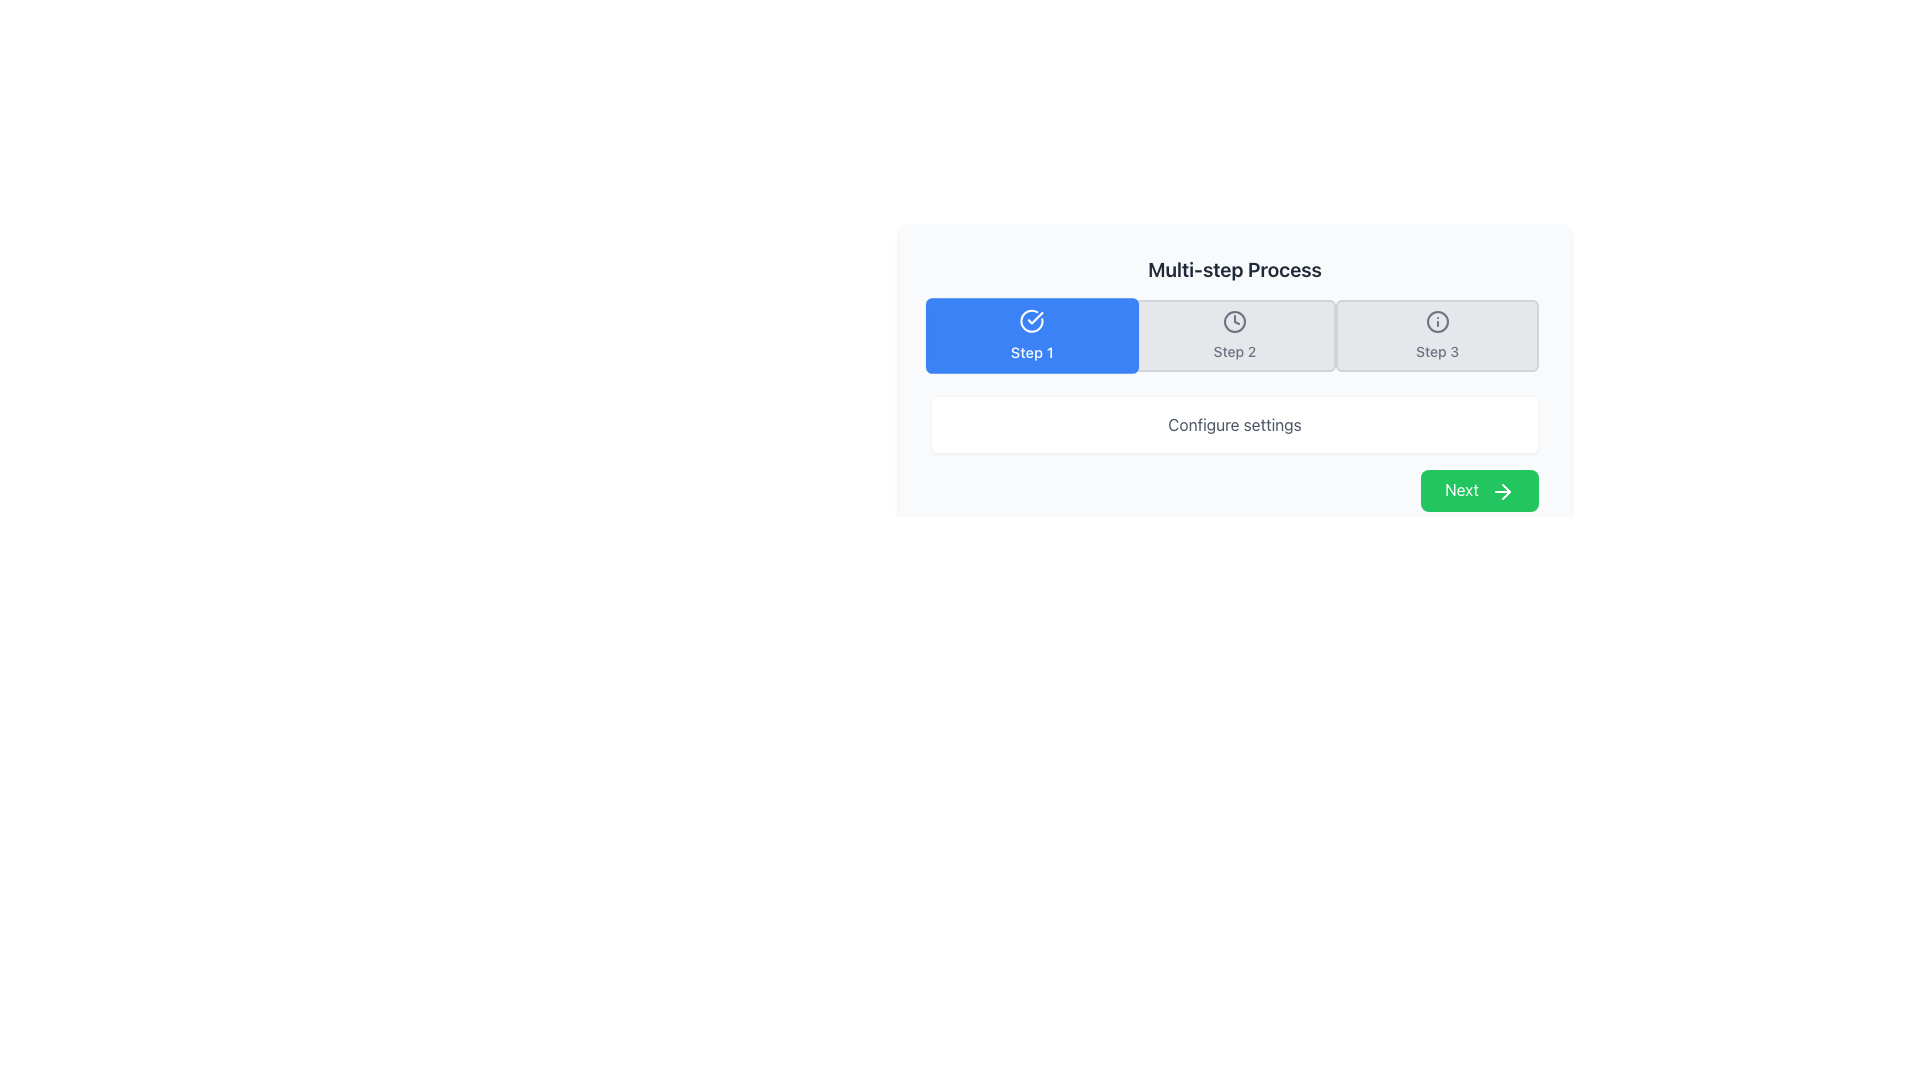  Describe the element at coordinates (1032, 334) in the screenshot. I see `the blue rectangular button with a white circular check icon and the text 'Step 1'` at that location.